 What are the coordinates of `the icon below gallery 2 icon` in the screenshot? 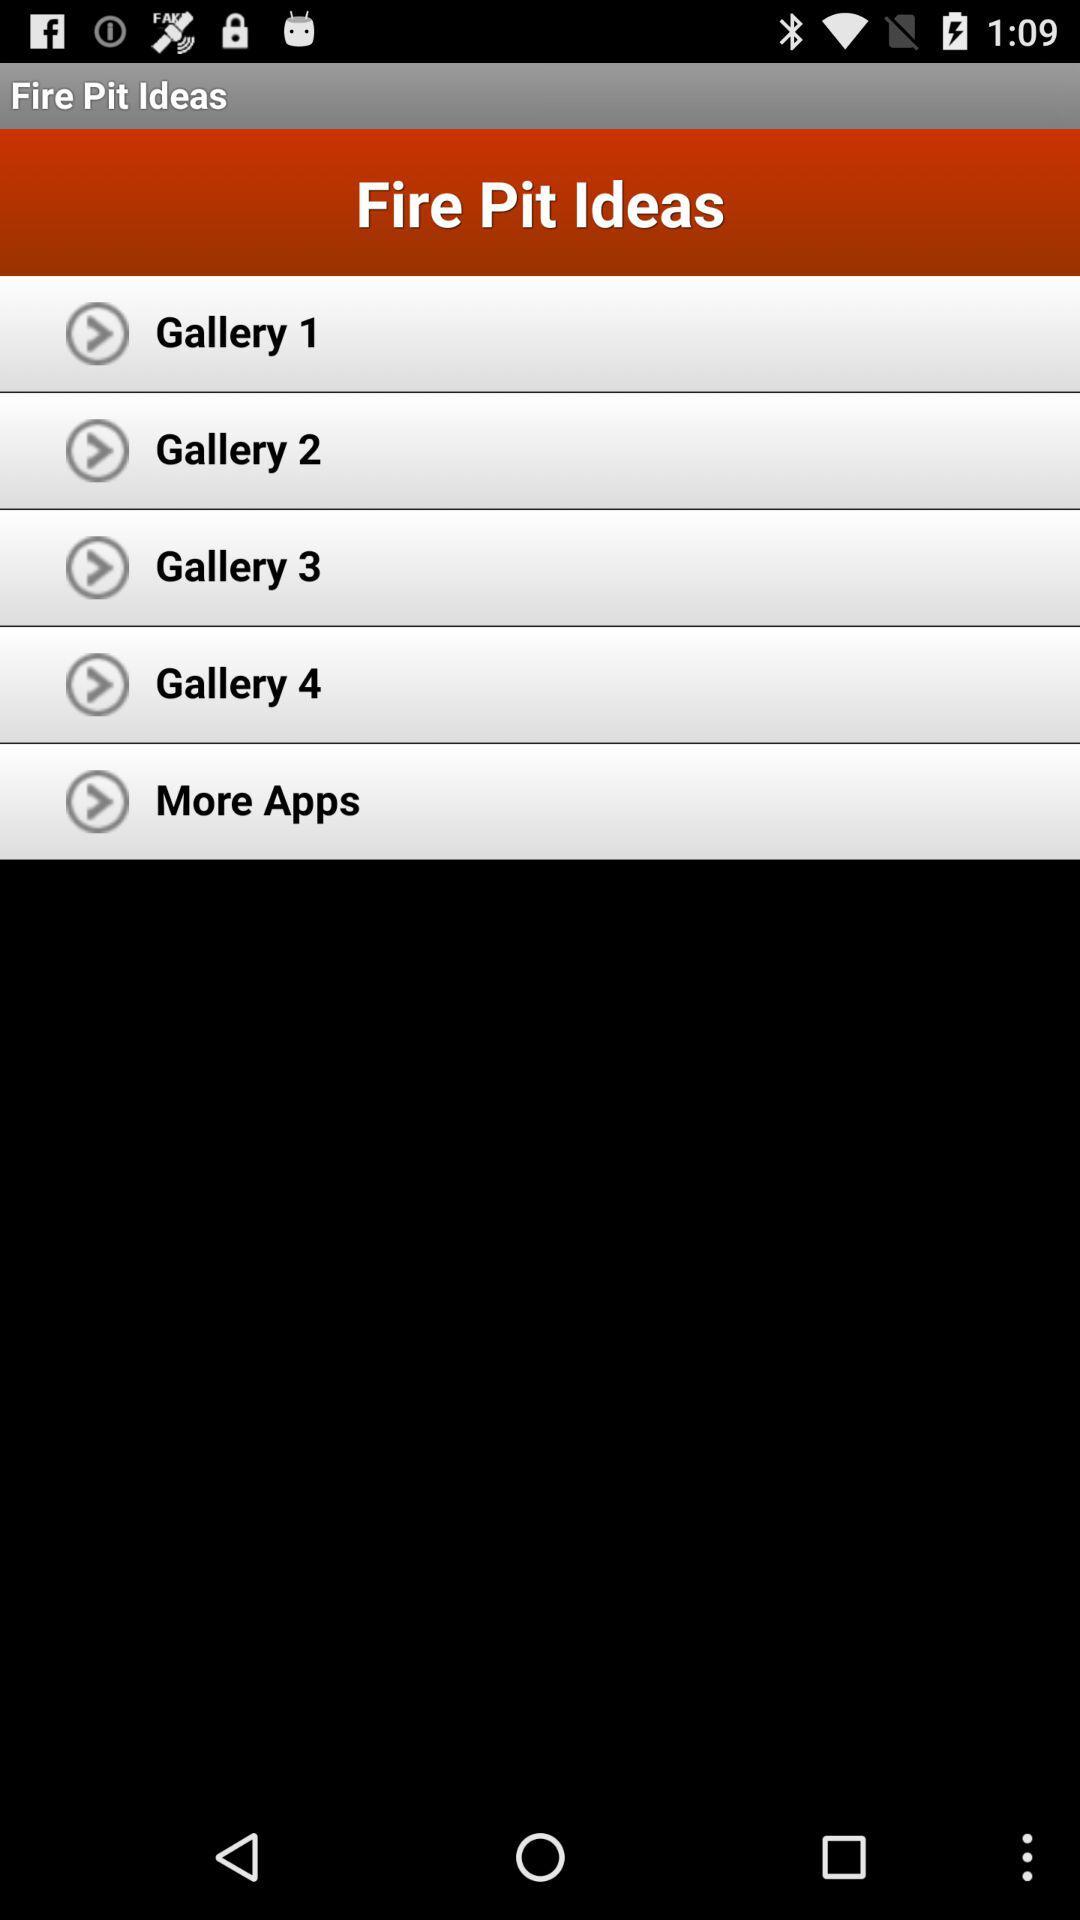 It's located at (237, 563).